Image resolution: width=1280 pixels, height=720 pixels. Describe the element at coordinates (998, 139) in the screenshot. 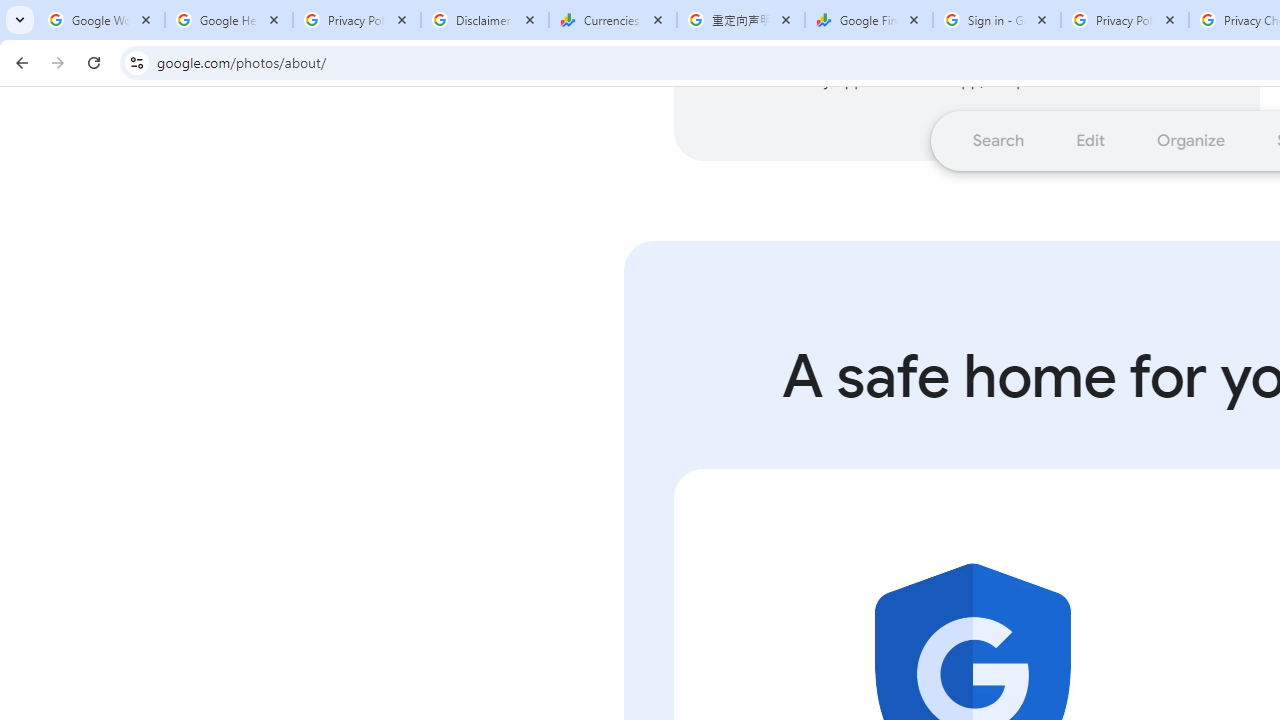

I see `'Go to section: Search'` at that location.